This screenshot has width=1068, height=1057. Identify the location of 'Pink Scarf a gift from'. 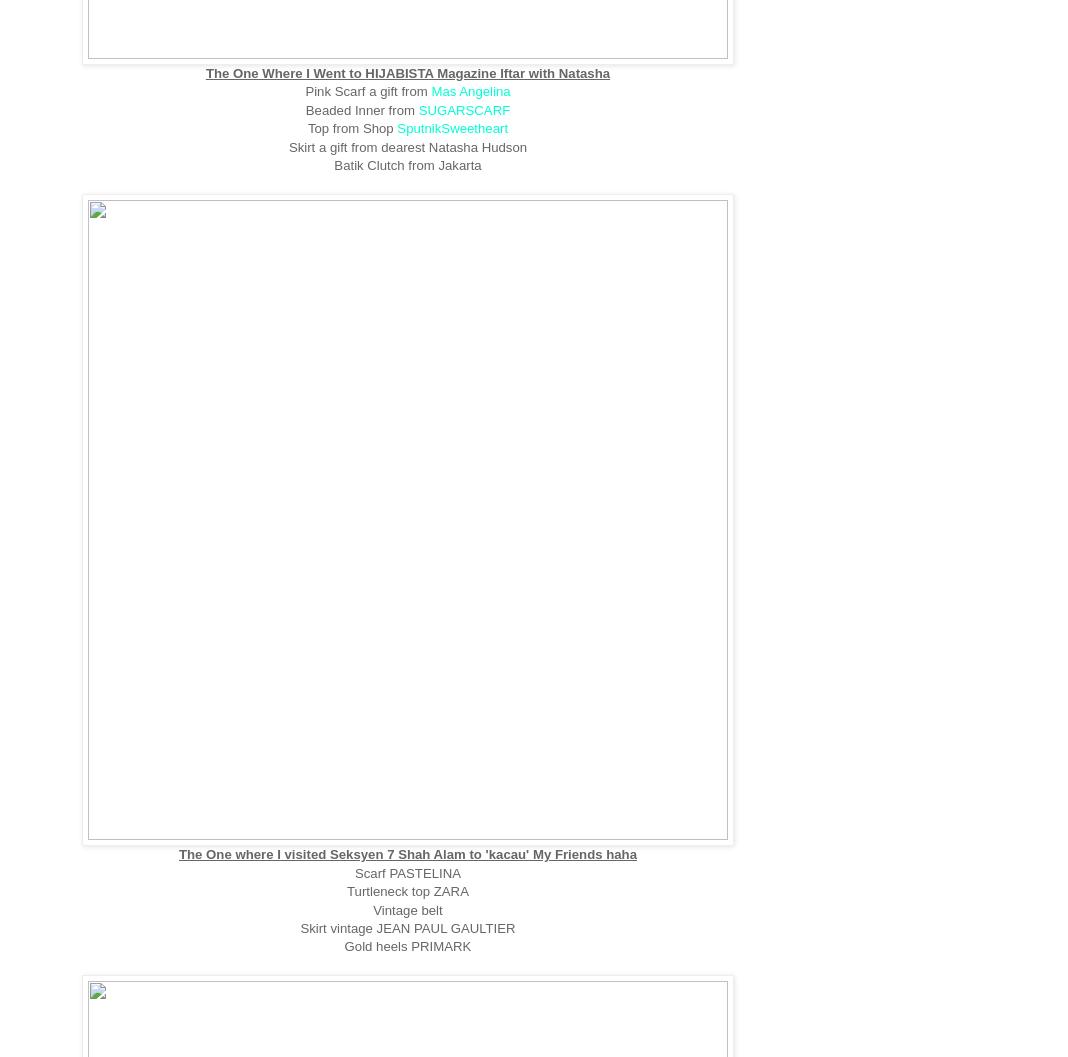
(367, 90).